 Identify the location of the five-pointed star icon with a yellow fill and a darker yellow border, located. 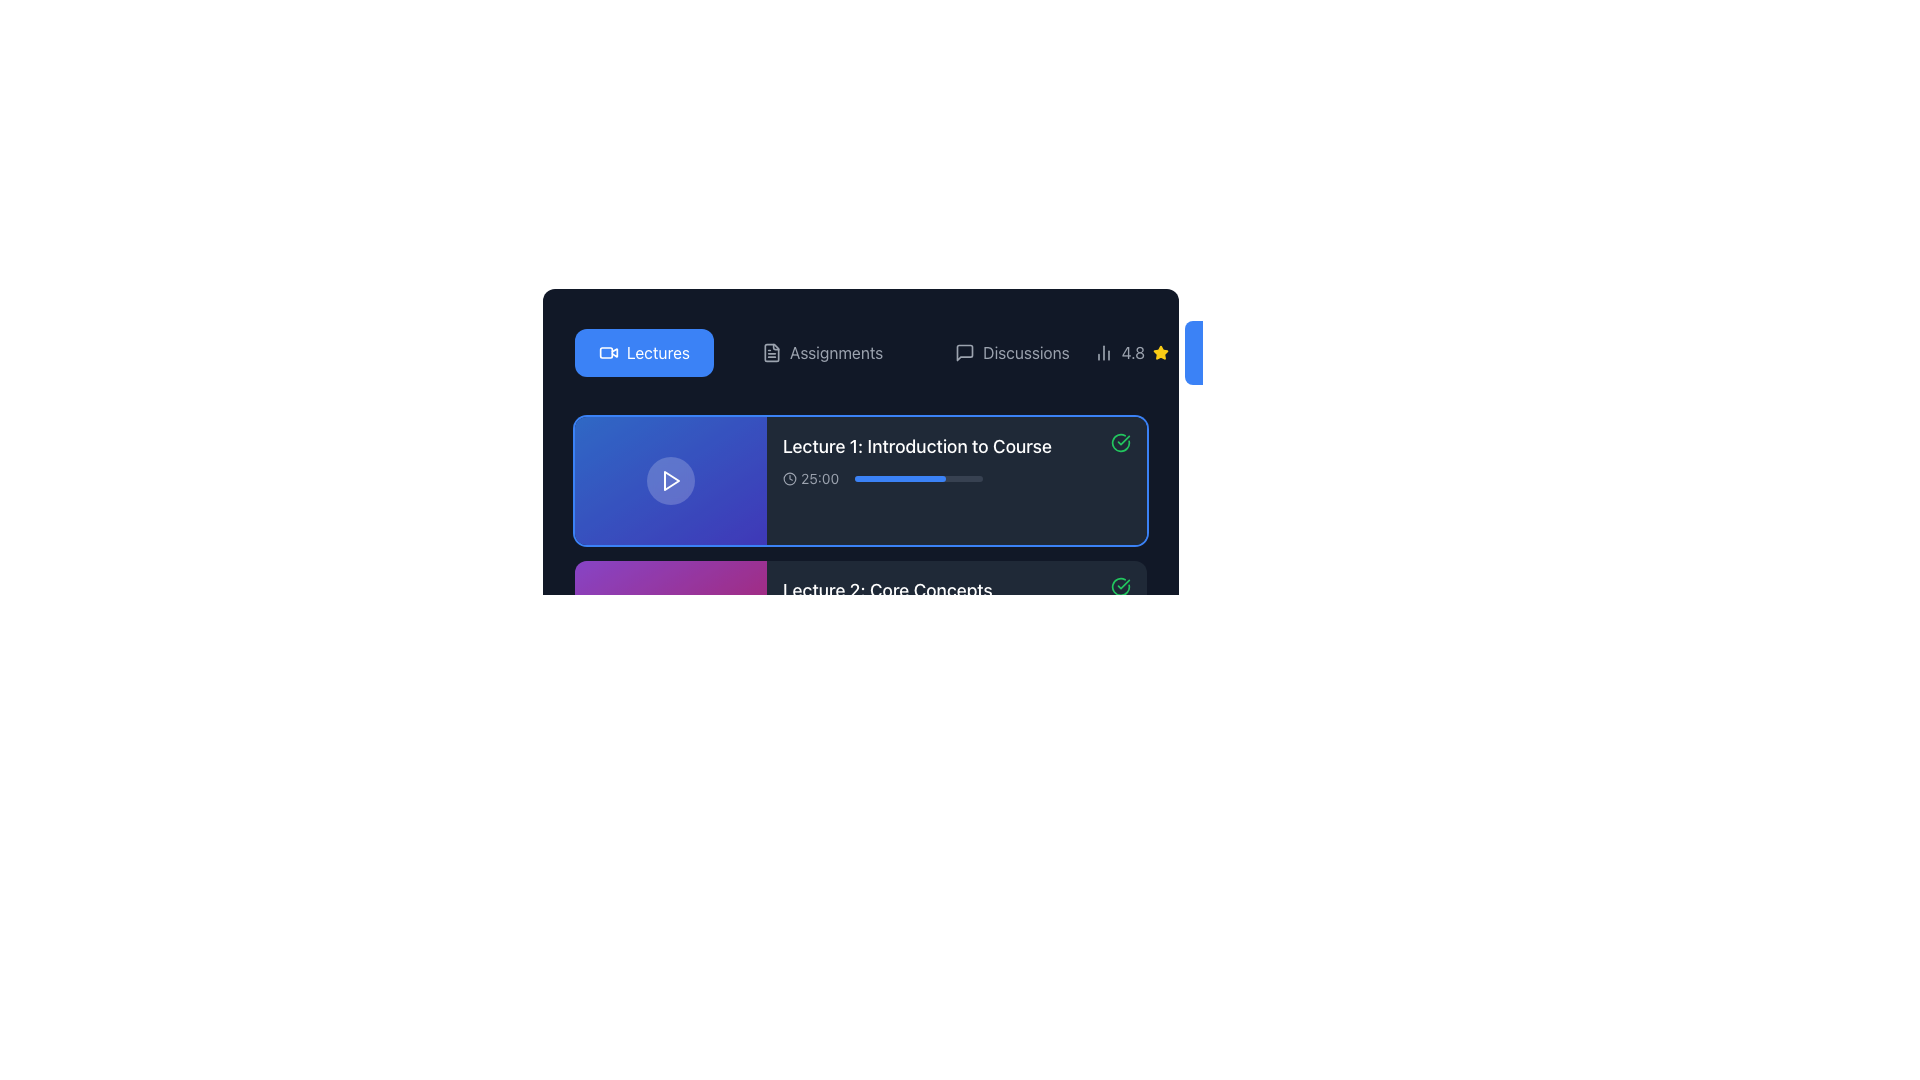
(1160, 350).